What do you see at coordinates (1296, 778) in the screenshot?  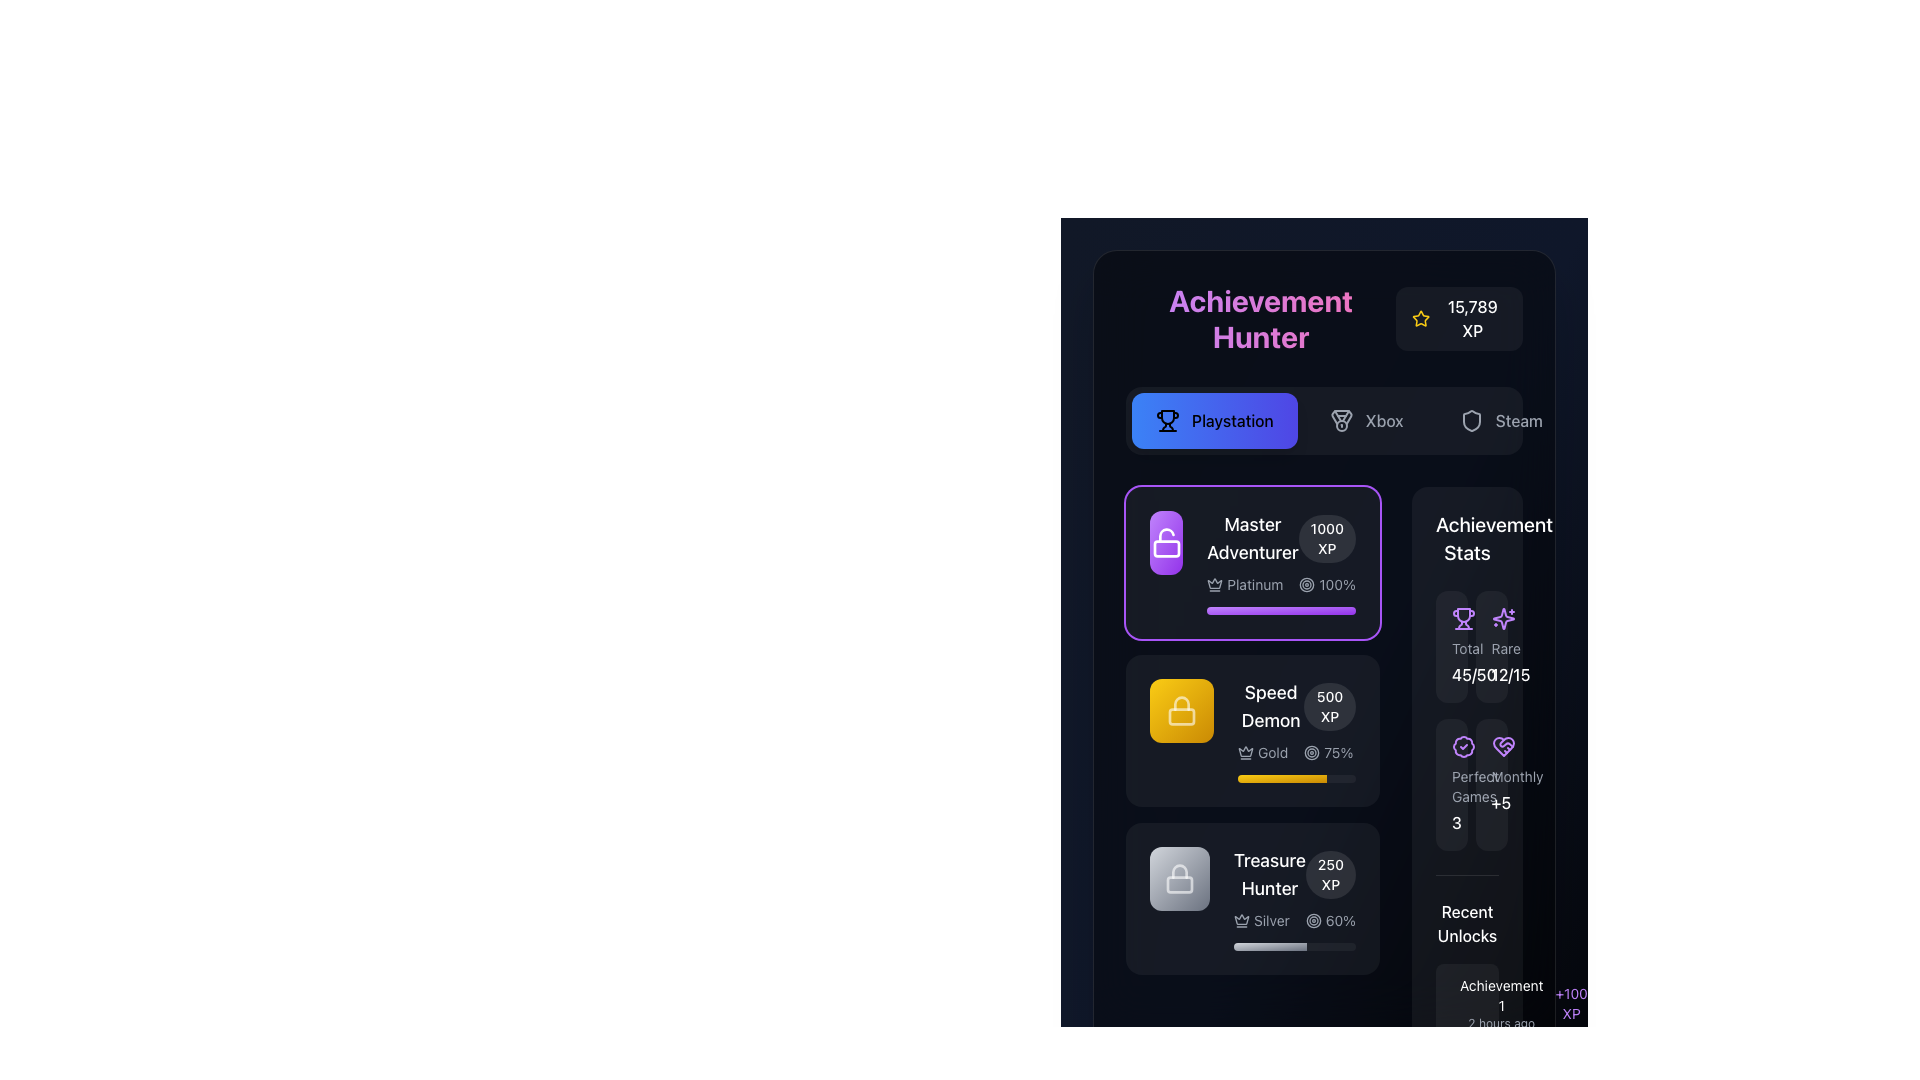 I see `the Progress Bar located in the 'Speed Demon' section, which visually represents the progress towards the 'Speed Demon' achievement, positioned below the 'Gold' and '75%' labels` at bounding box center [1296, 778].